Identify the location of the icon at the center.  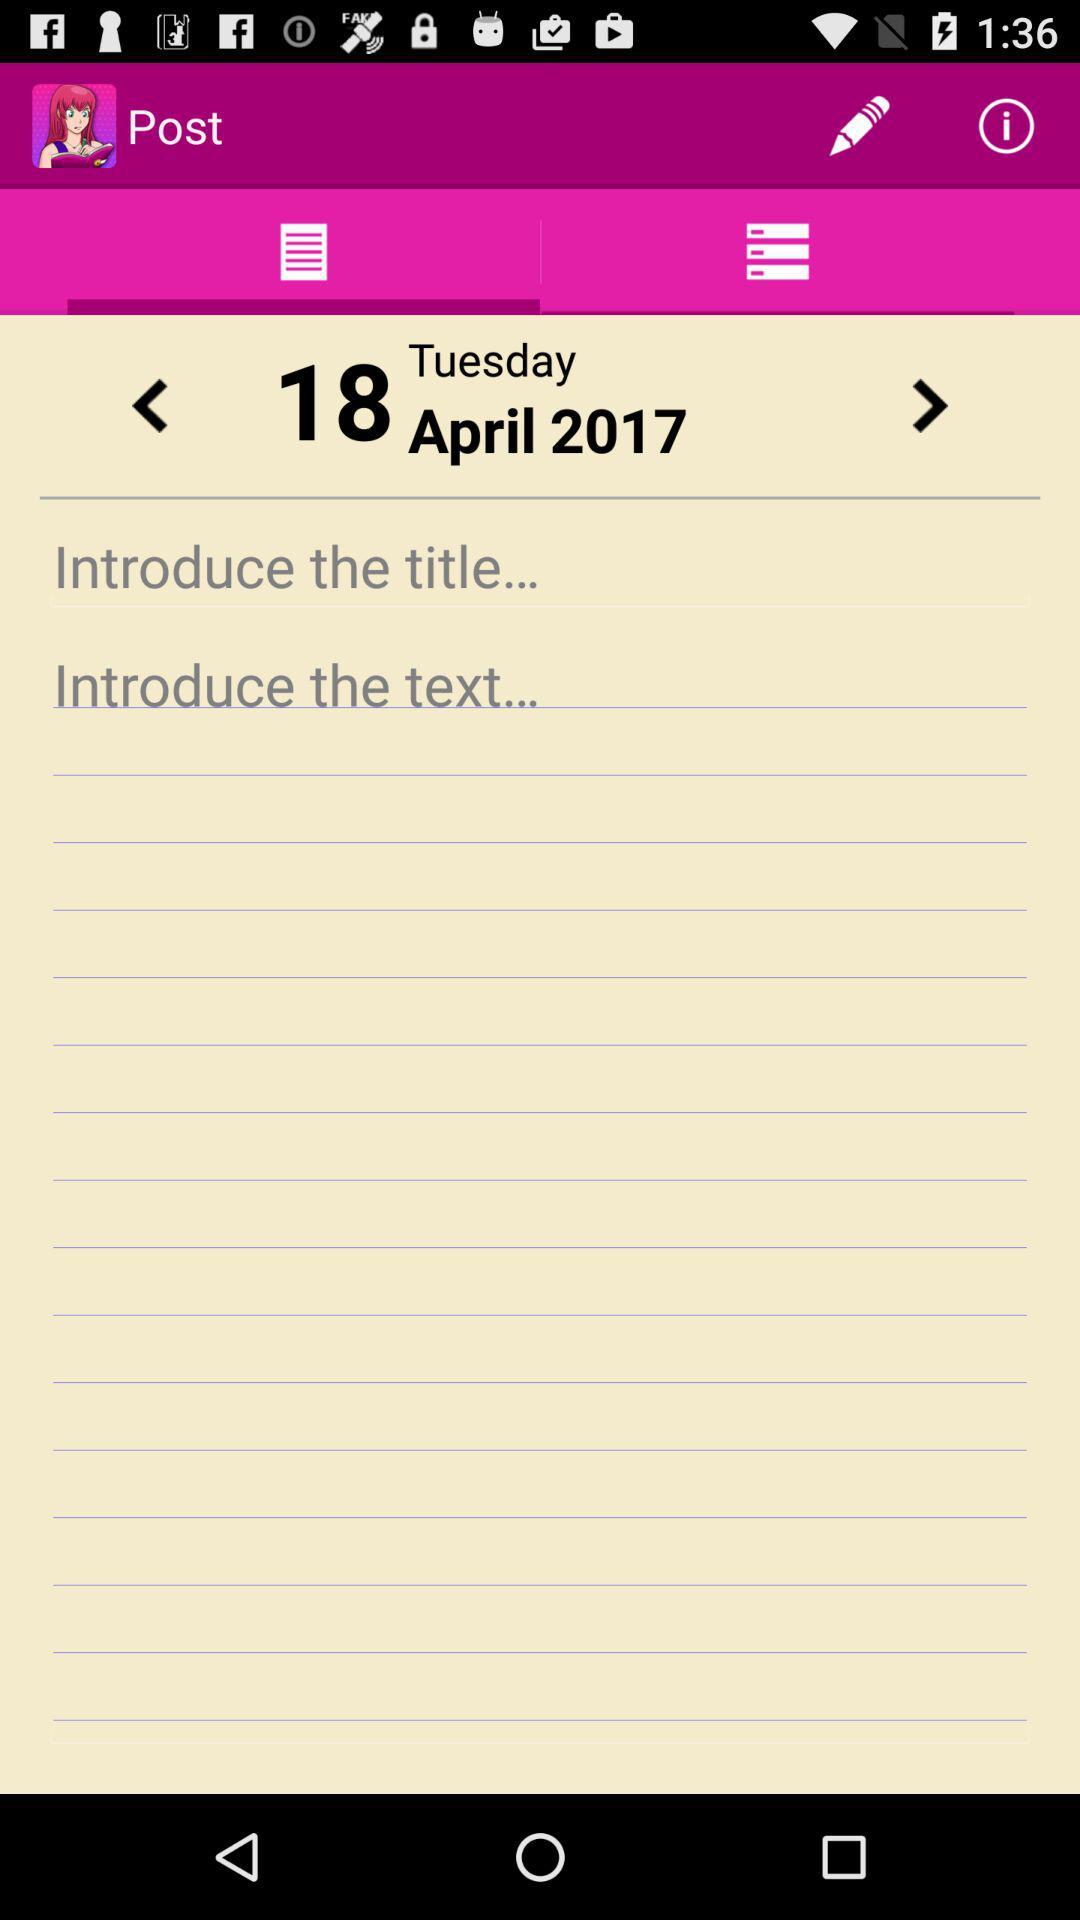
(540, 1192).